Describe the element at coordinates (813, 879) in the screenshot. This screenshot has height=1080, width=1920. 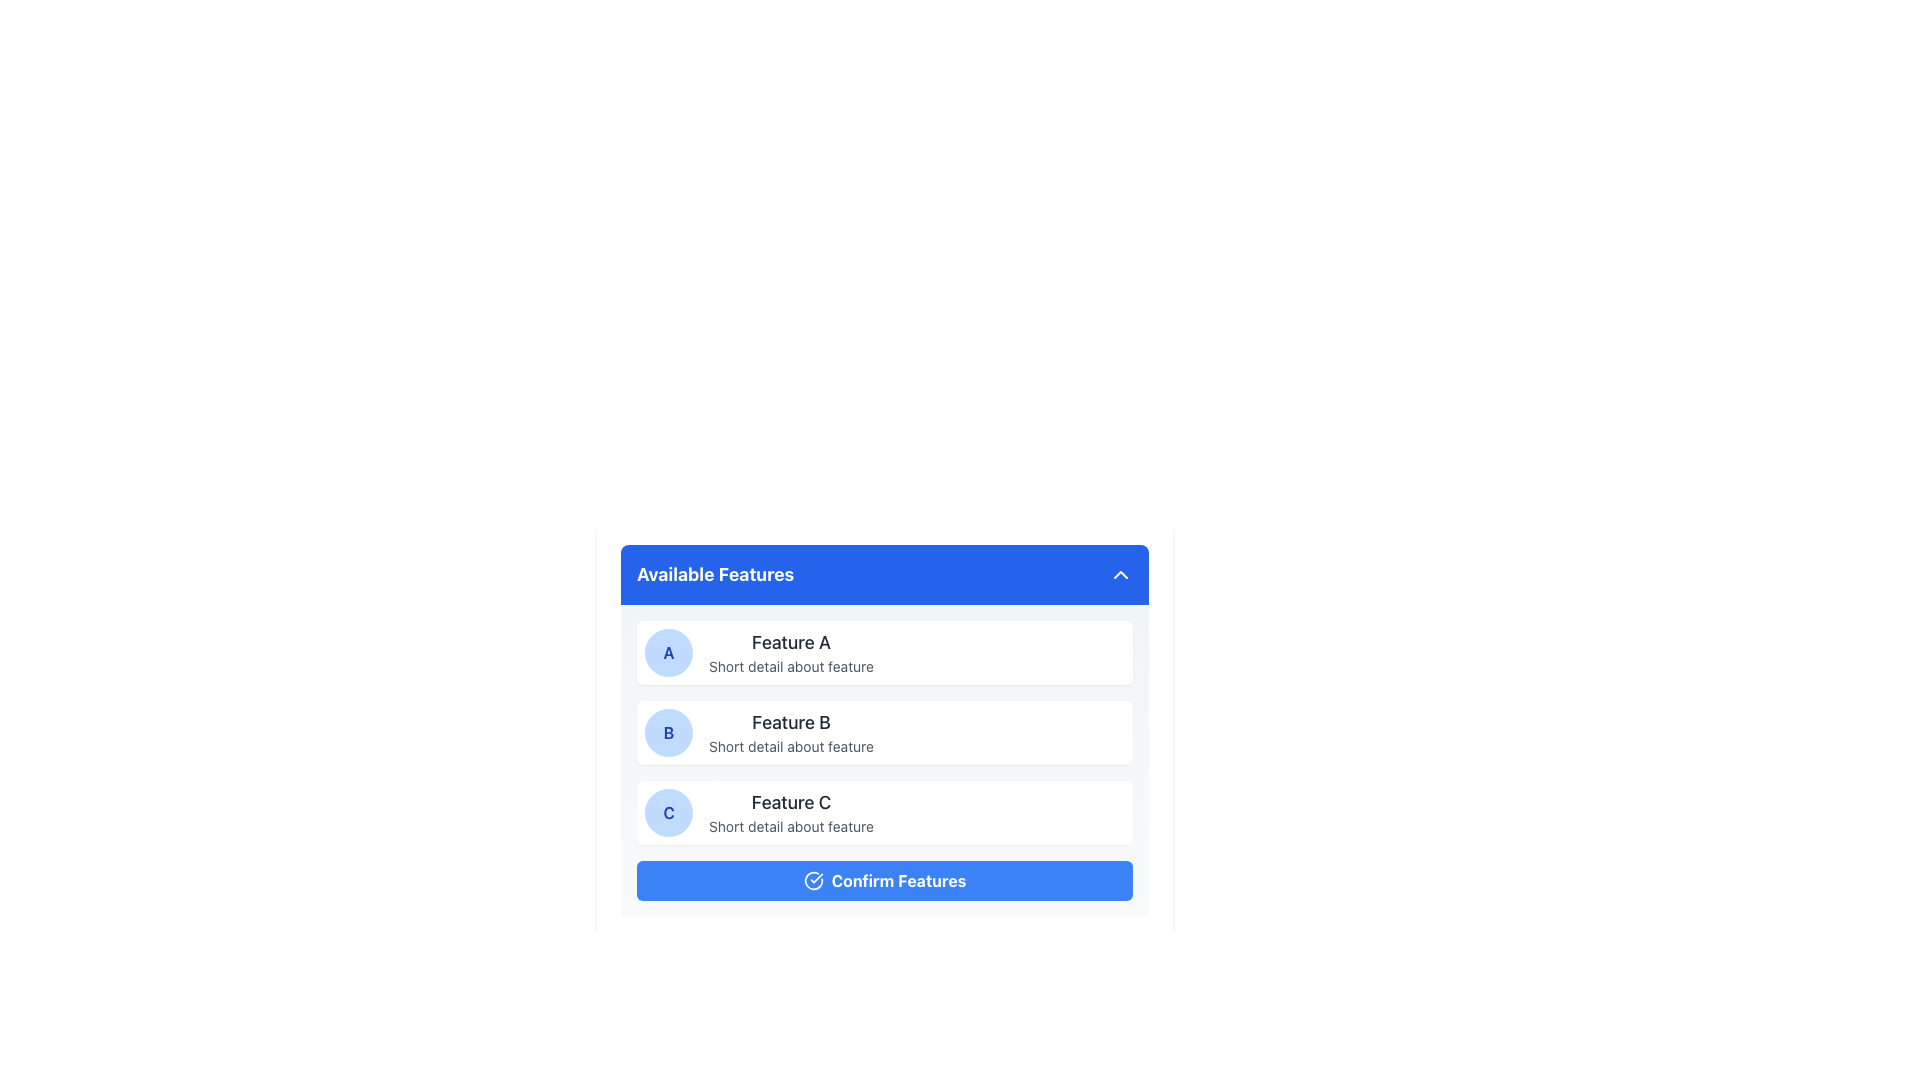
I see `the blue outlined circular icon with a check mark inside, located to the left of the 'Confirm Features' button` at that location.